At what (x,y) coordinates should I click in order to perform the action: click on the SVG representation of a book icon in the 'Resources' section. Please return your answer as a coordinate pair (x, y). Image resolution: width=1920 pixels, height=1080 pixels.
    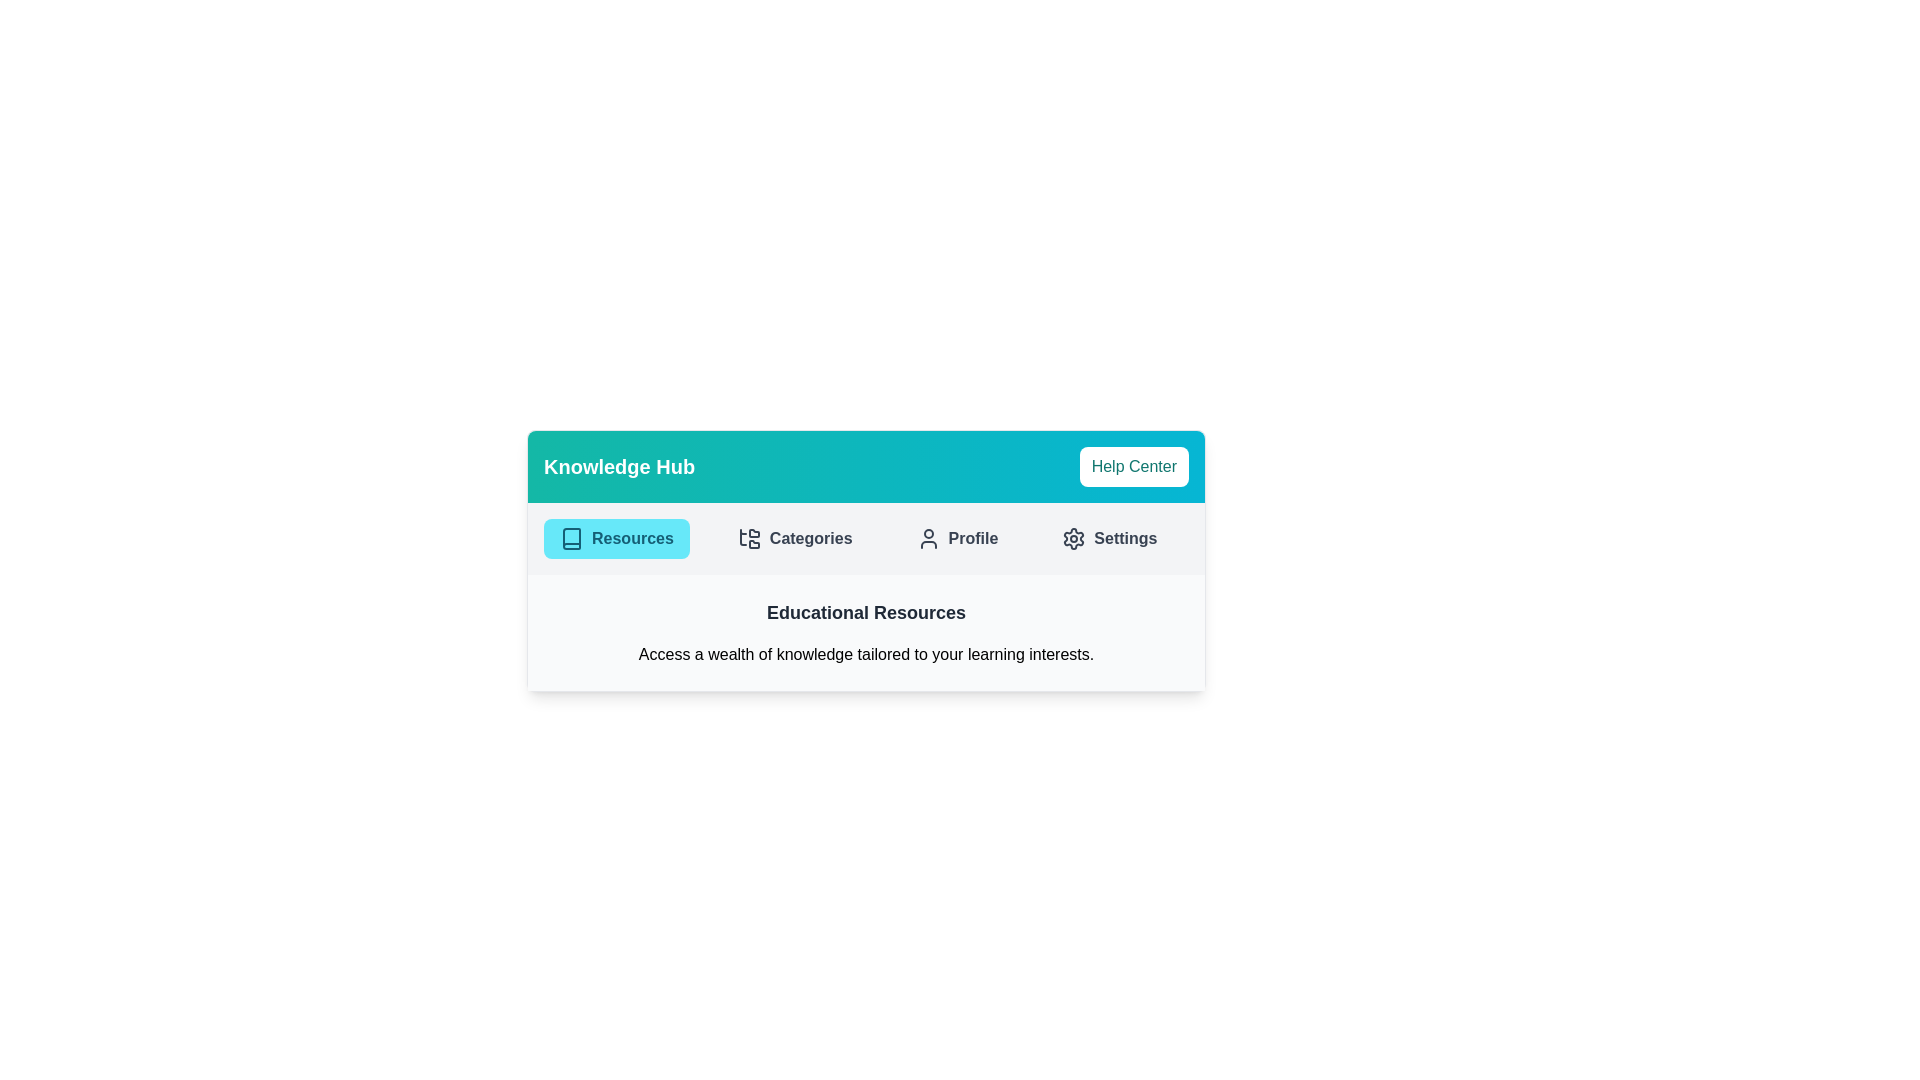
    Looking at the image, I should click on (570, 538).